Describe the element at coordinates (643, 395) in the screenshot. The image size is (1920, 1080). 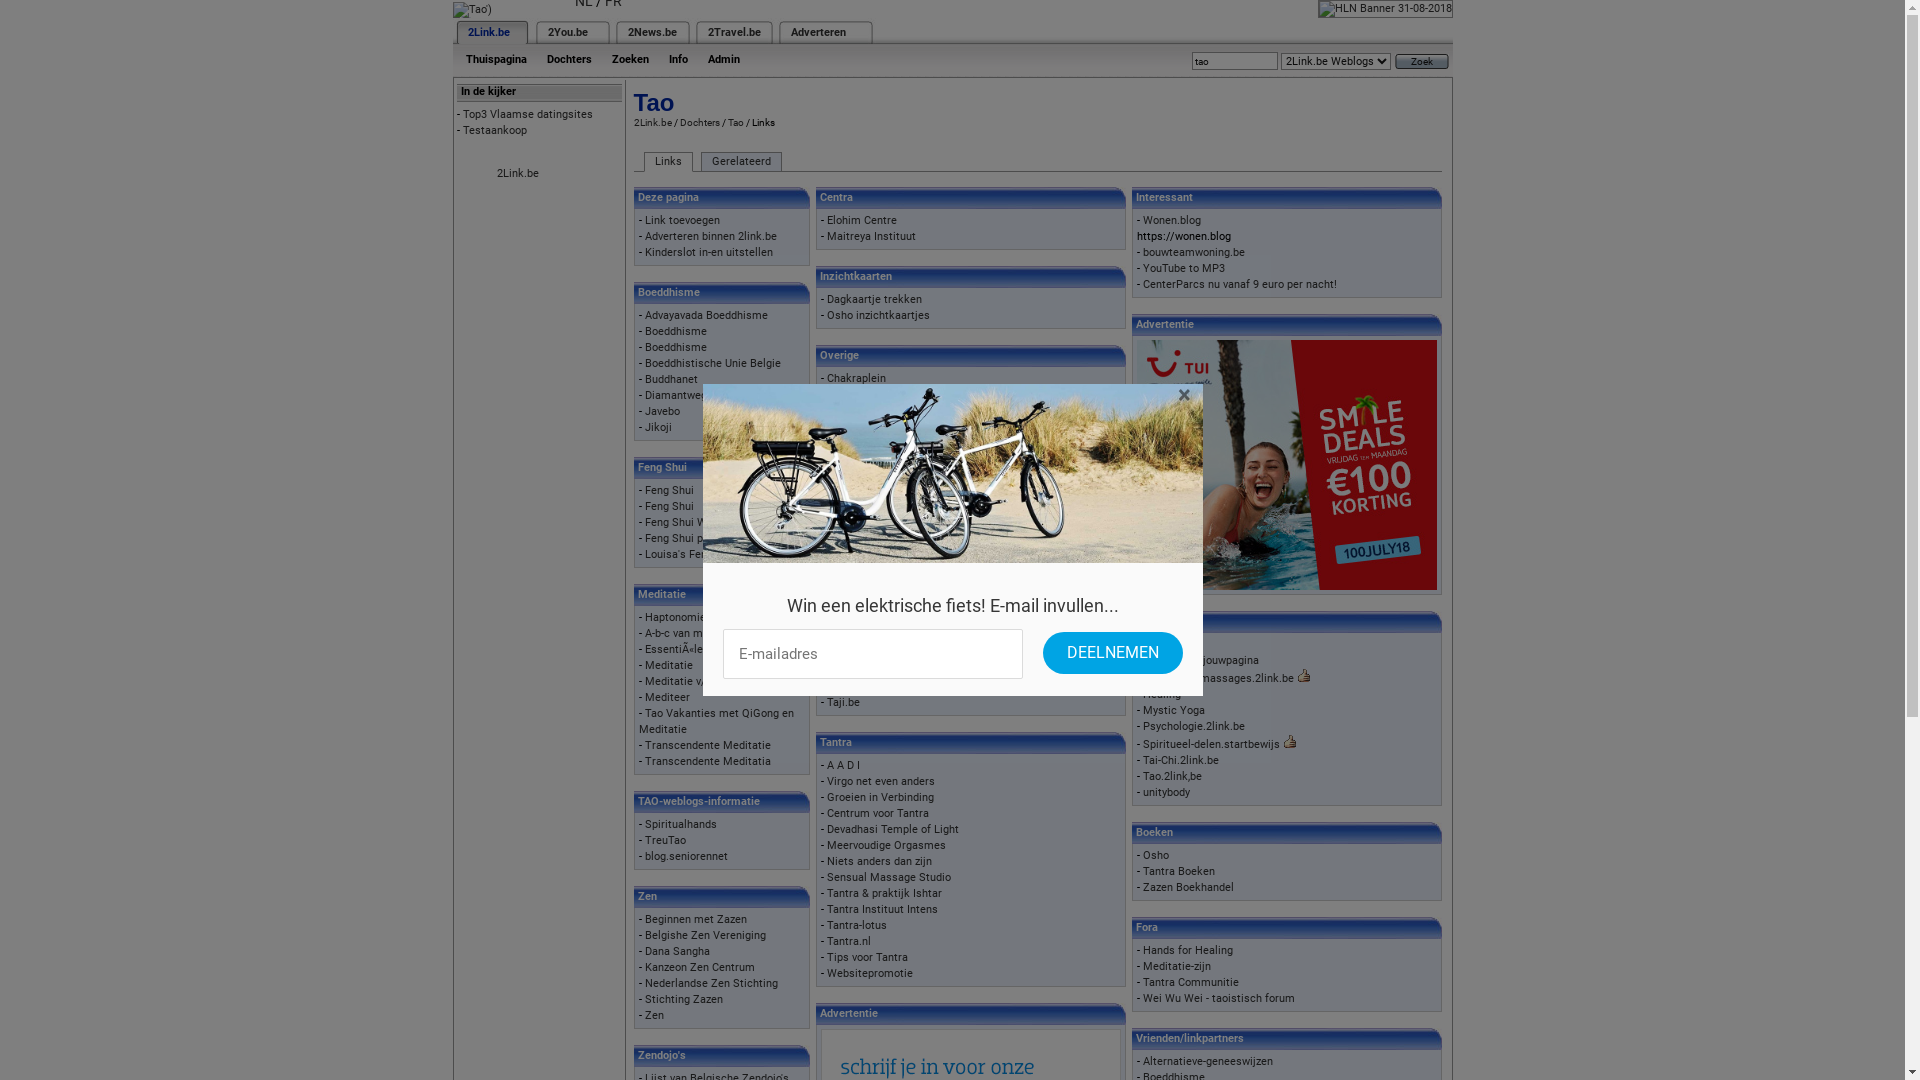
I see `'Diamantweg-boeddhisme'` at that location.